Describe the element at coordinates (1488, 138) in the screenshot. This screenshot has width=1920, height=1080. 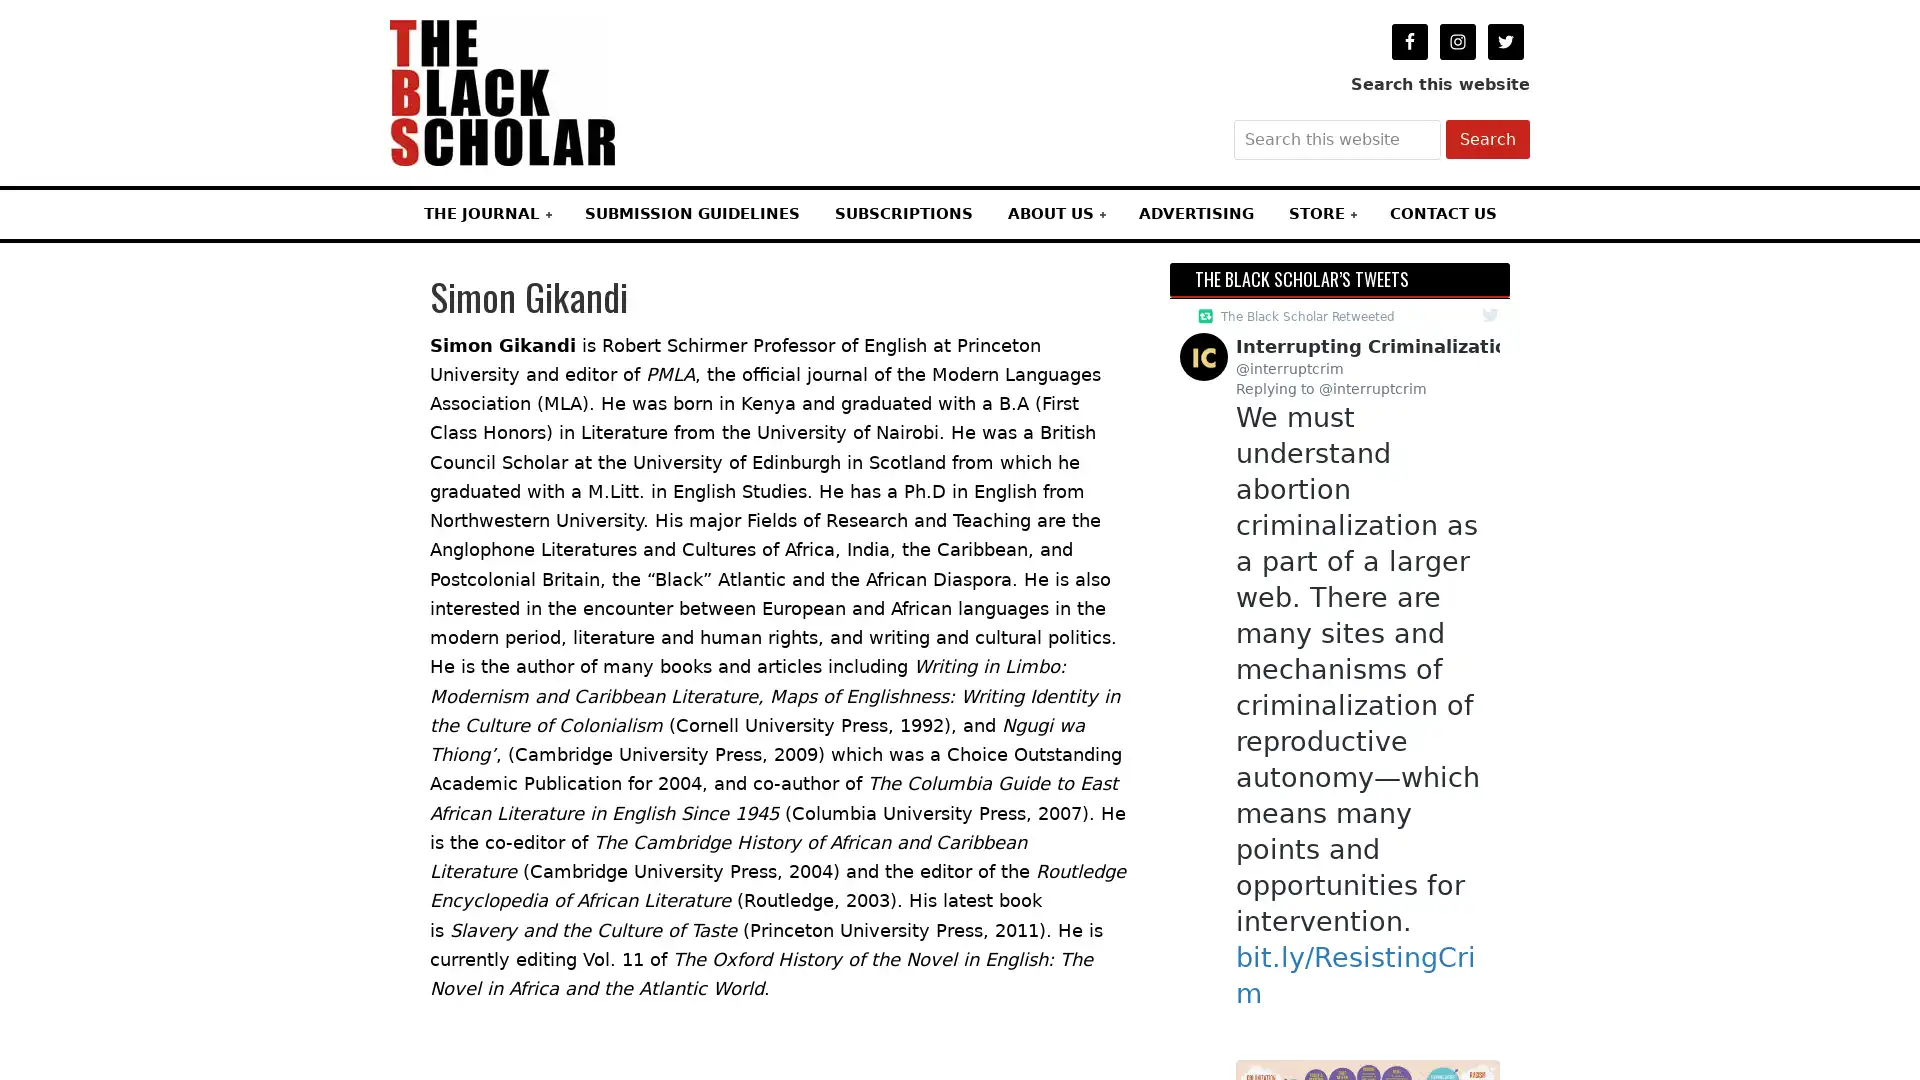
I see `Search` at that location.